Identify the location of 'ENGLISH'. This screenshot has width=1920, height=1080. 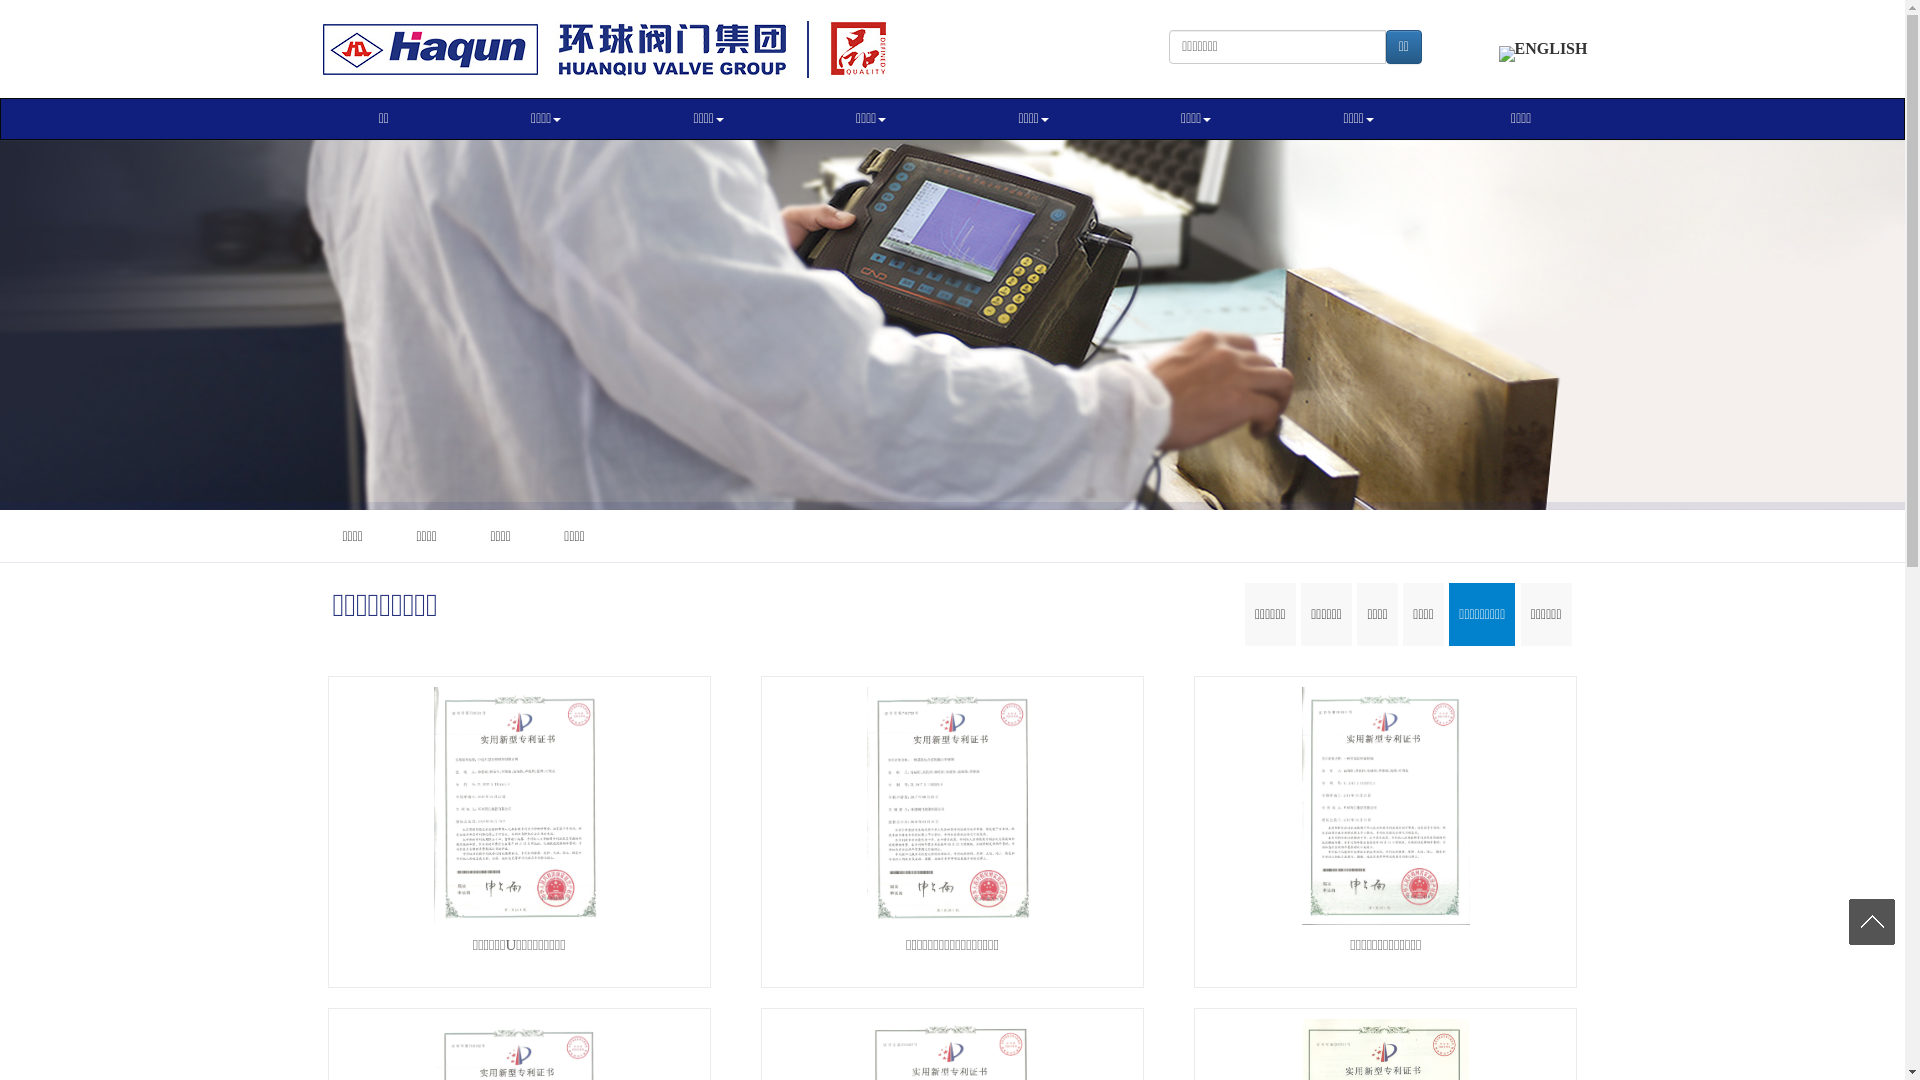
(1498, 47).